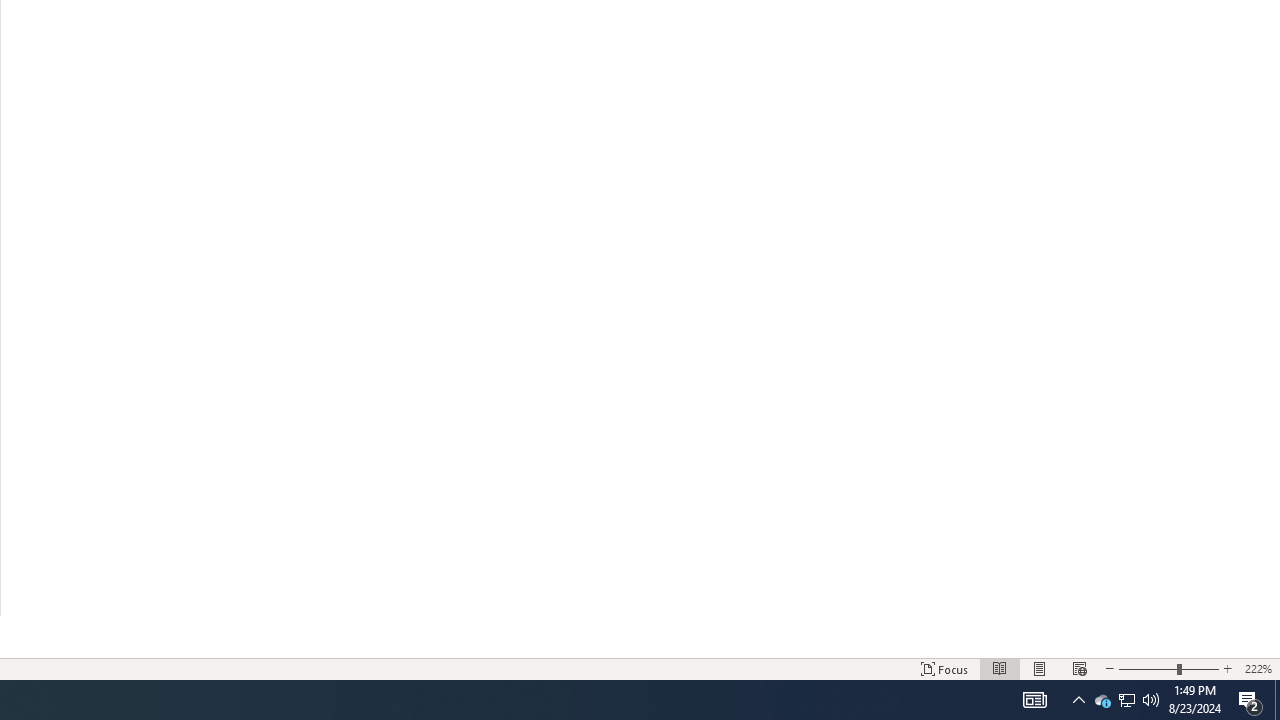 The image size is (1280, 720). I want to click on 'Decrease Text Size', so click(1108, 669).